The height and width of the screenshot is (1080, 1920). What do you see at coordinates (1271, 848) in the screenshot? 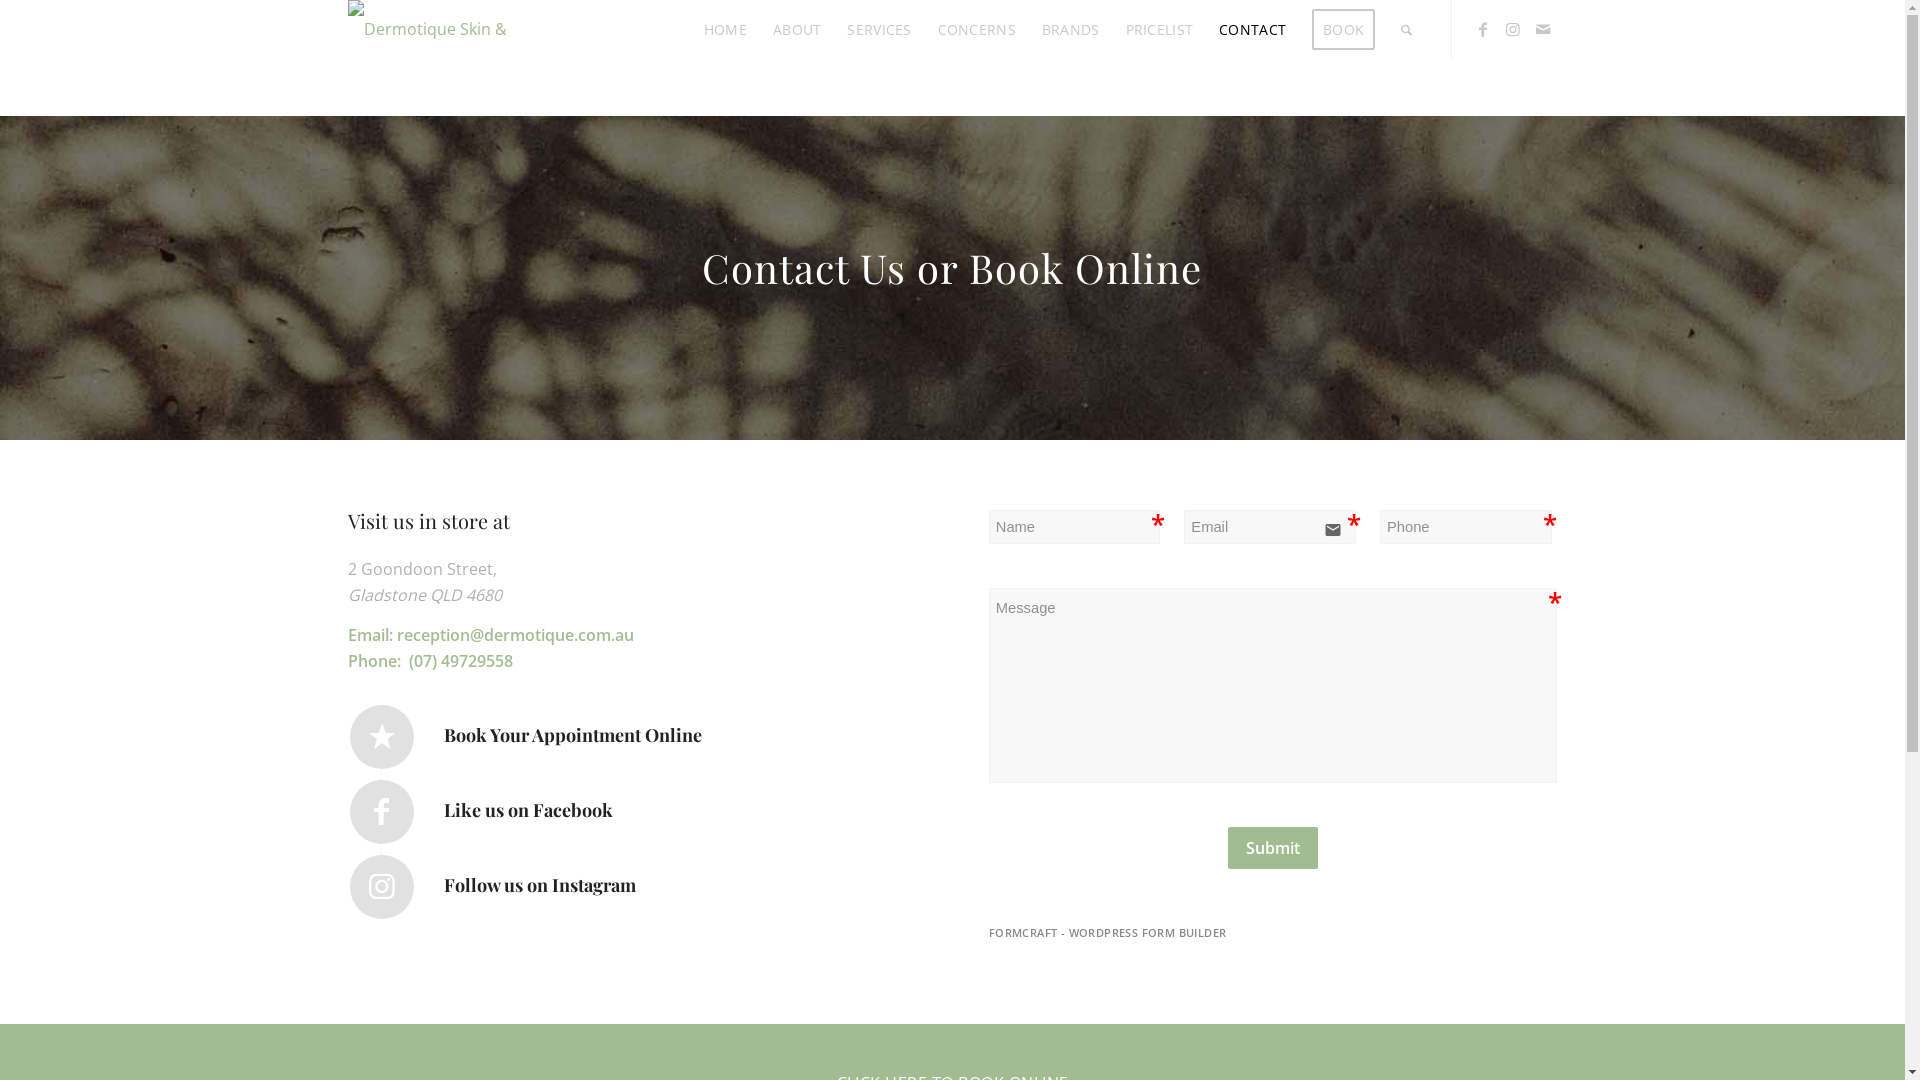
I see `'Submit'` at bounding box center [1271, 848].